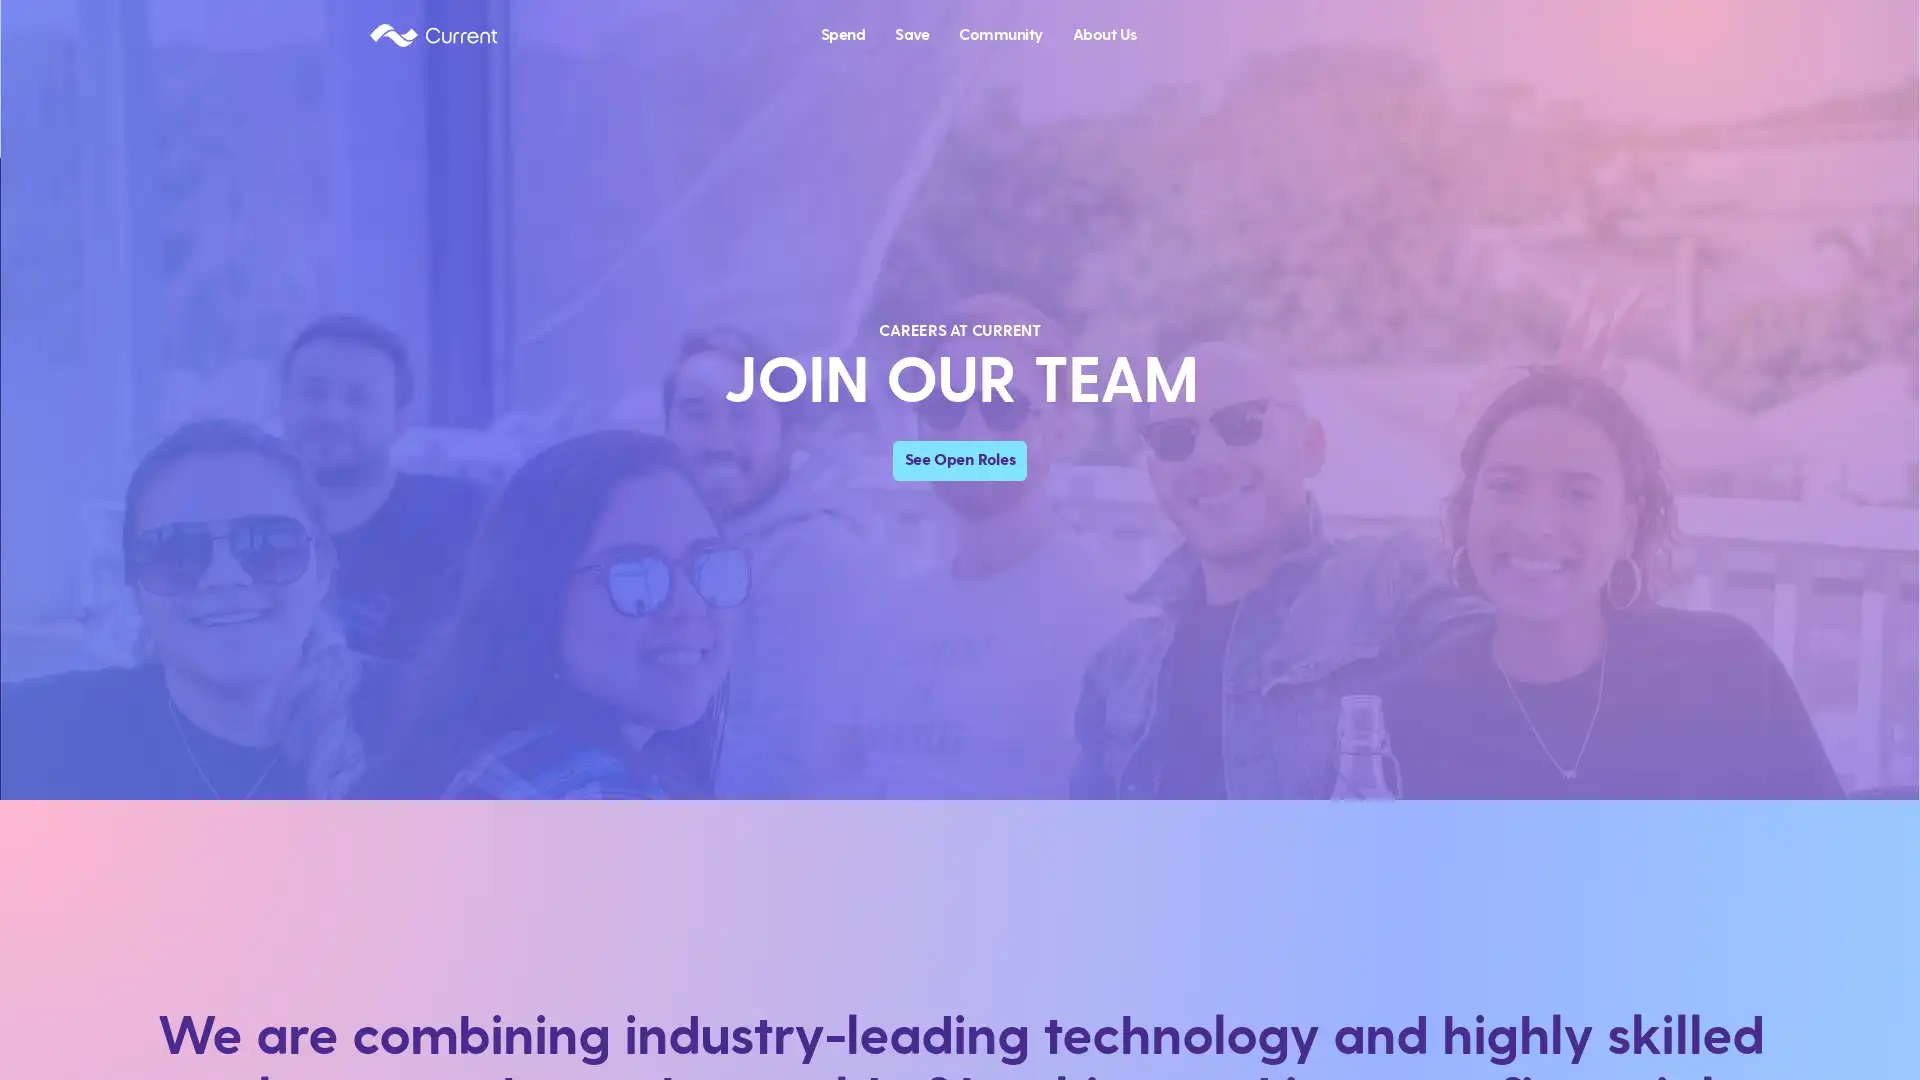  What do you see at coordinates (958, 459) in the screenshot?
I see `See Open Roles` at bounding box center [958, 459].